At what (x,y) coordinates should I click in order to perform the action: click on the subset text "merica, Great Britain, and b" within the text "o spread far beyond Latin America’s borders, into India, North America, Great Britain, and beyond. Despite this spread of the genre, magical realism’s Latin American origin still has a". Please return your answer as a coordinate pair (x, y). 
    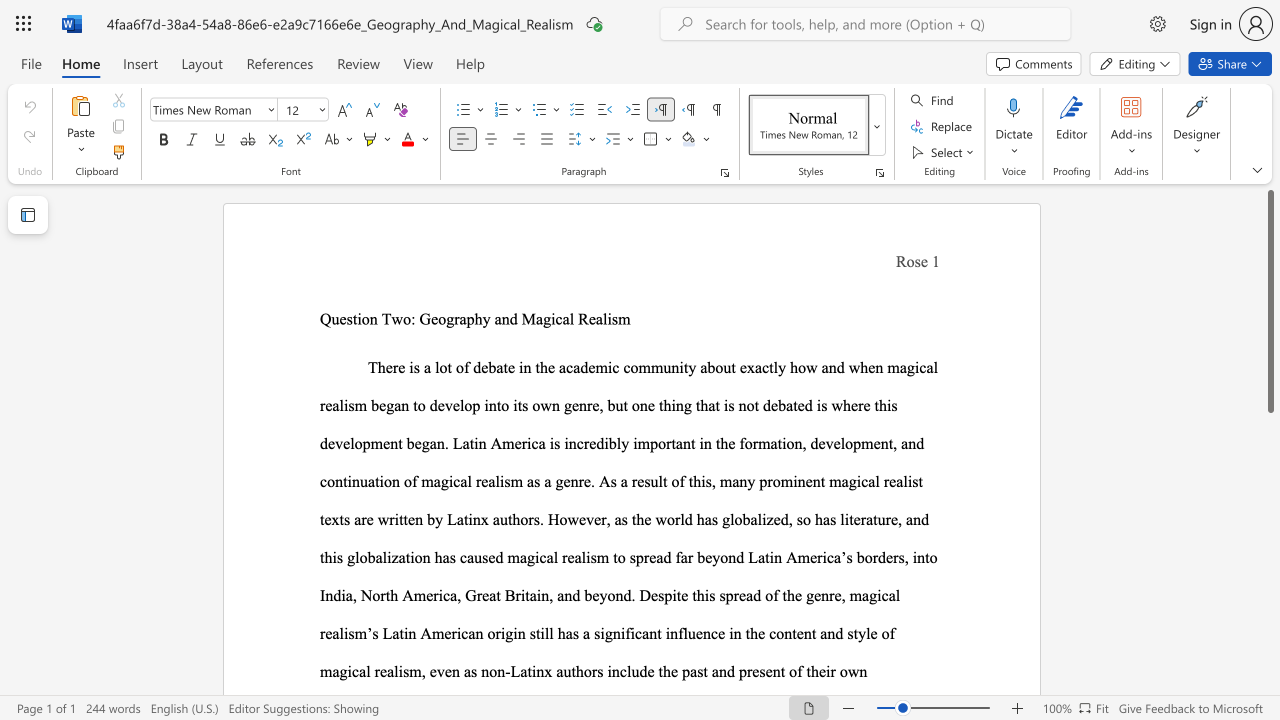
    Looking at the image, I should click on (412, 594).